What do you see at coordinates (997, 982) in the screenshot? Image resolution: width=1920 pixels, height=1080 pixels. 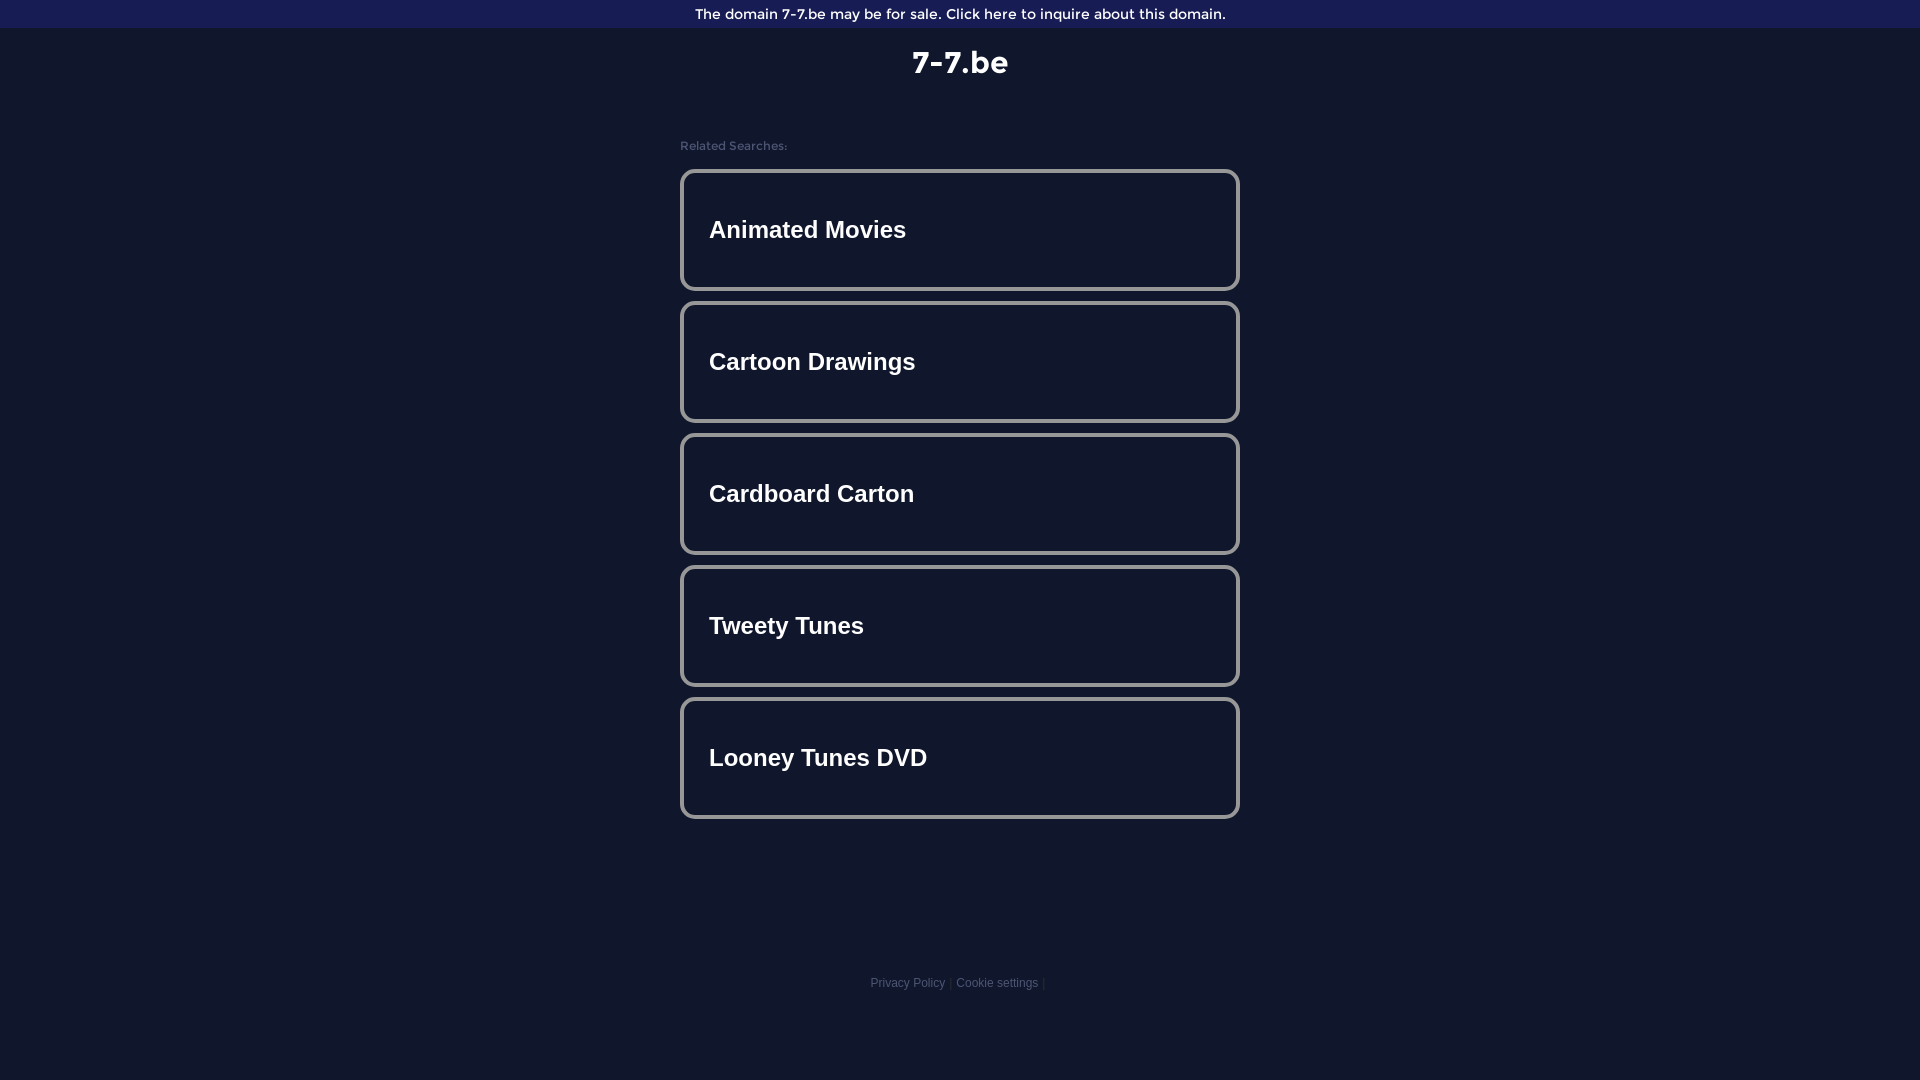 I see `'Cookie settings'` at bounding box center [997, 982].